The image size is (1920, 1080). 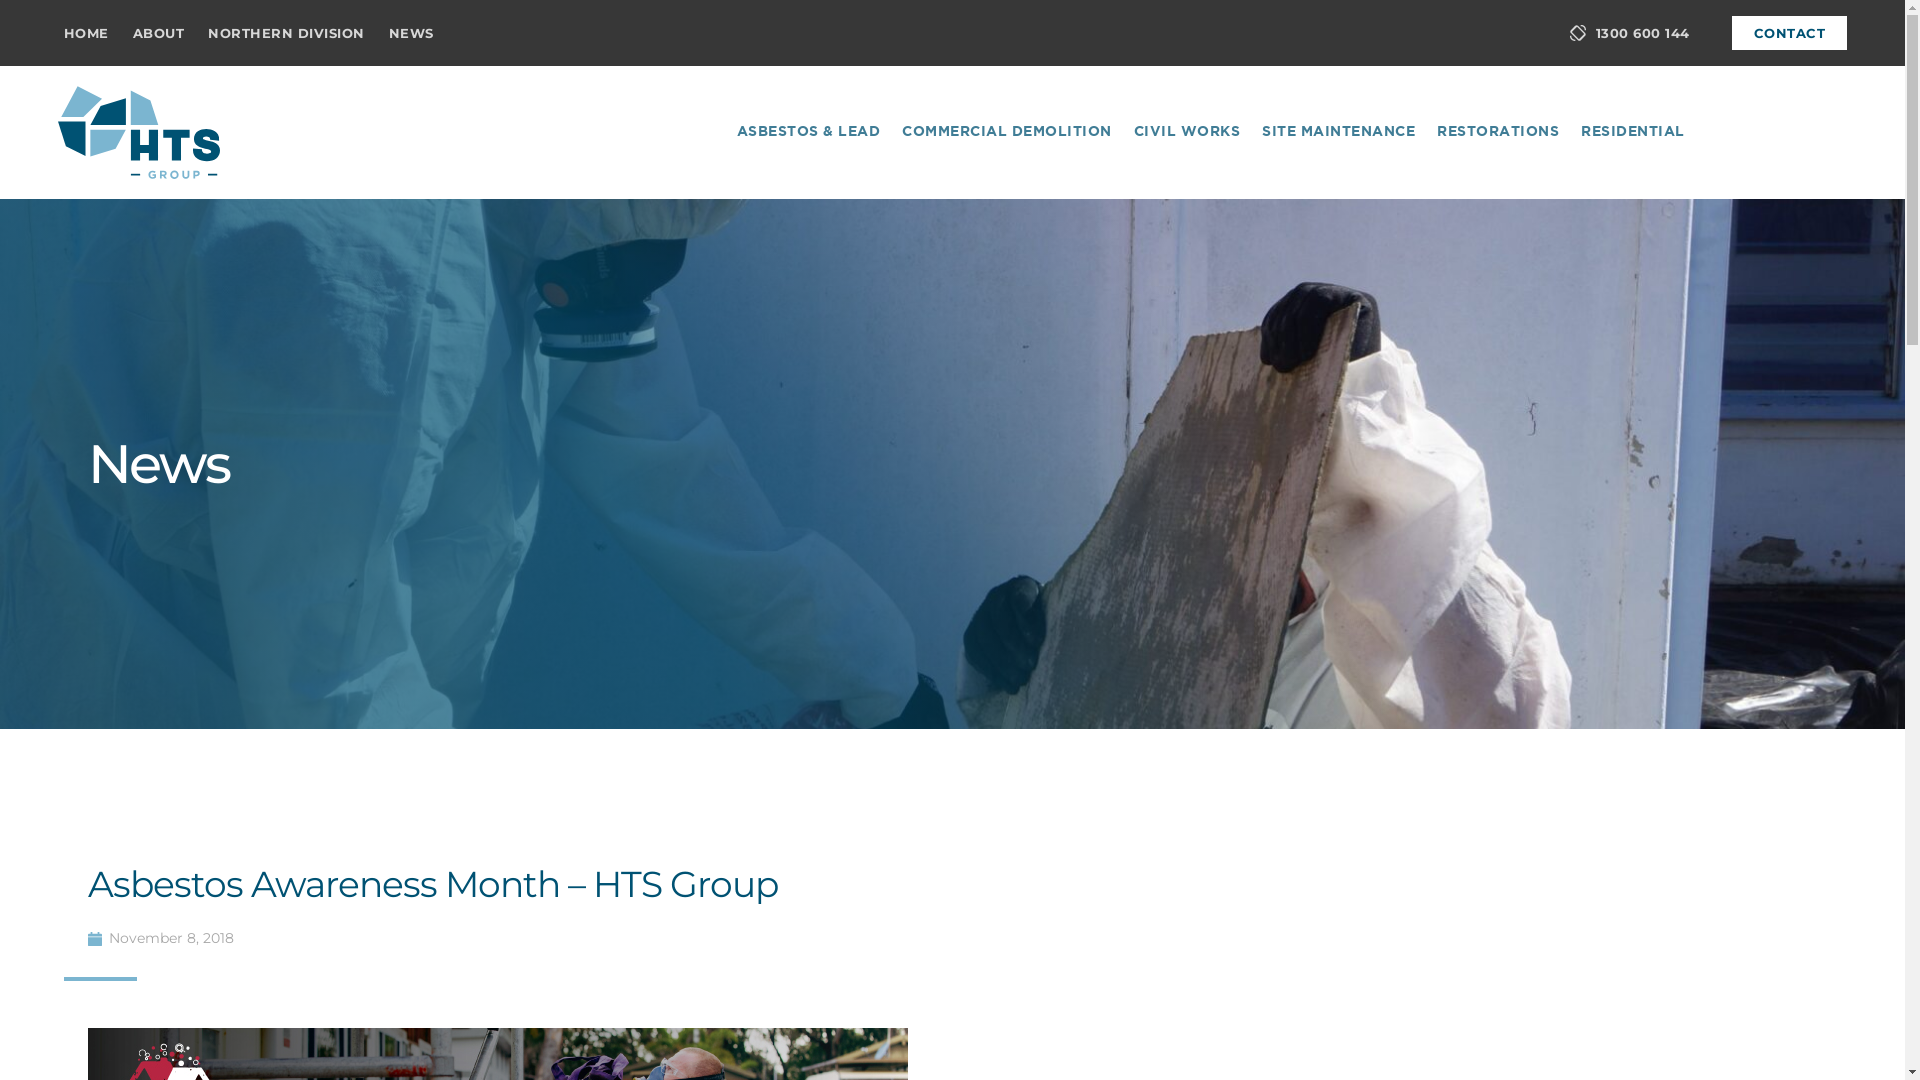 I want to click on 'COMMERCIAL DEMOLITION', so click(x=896, y=132).